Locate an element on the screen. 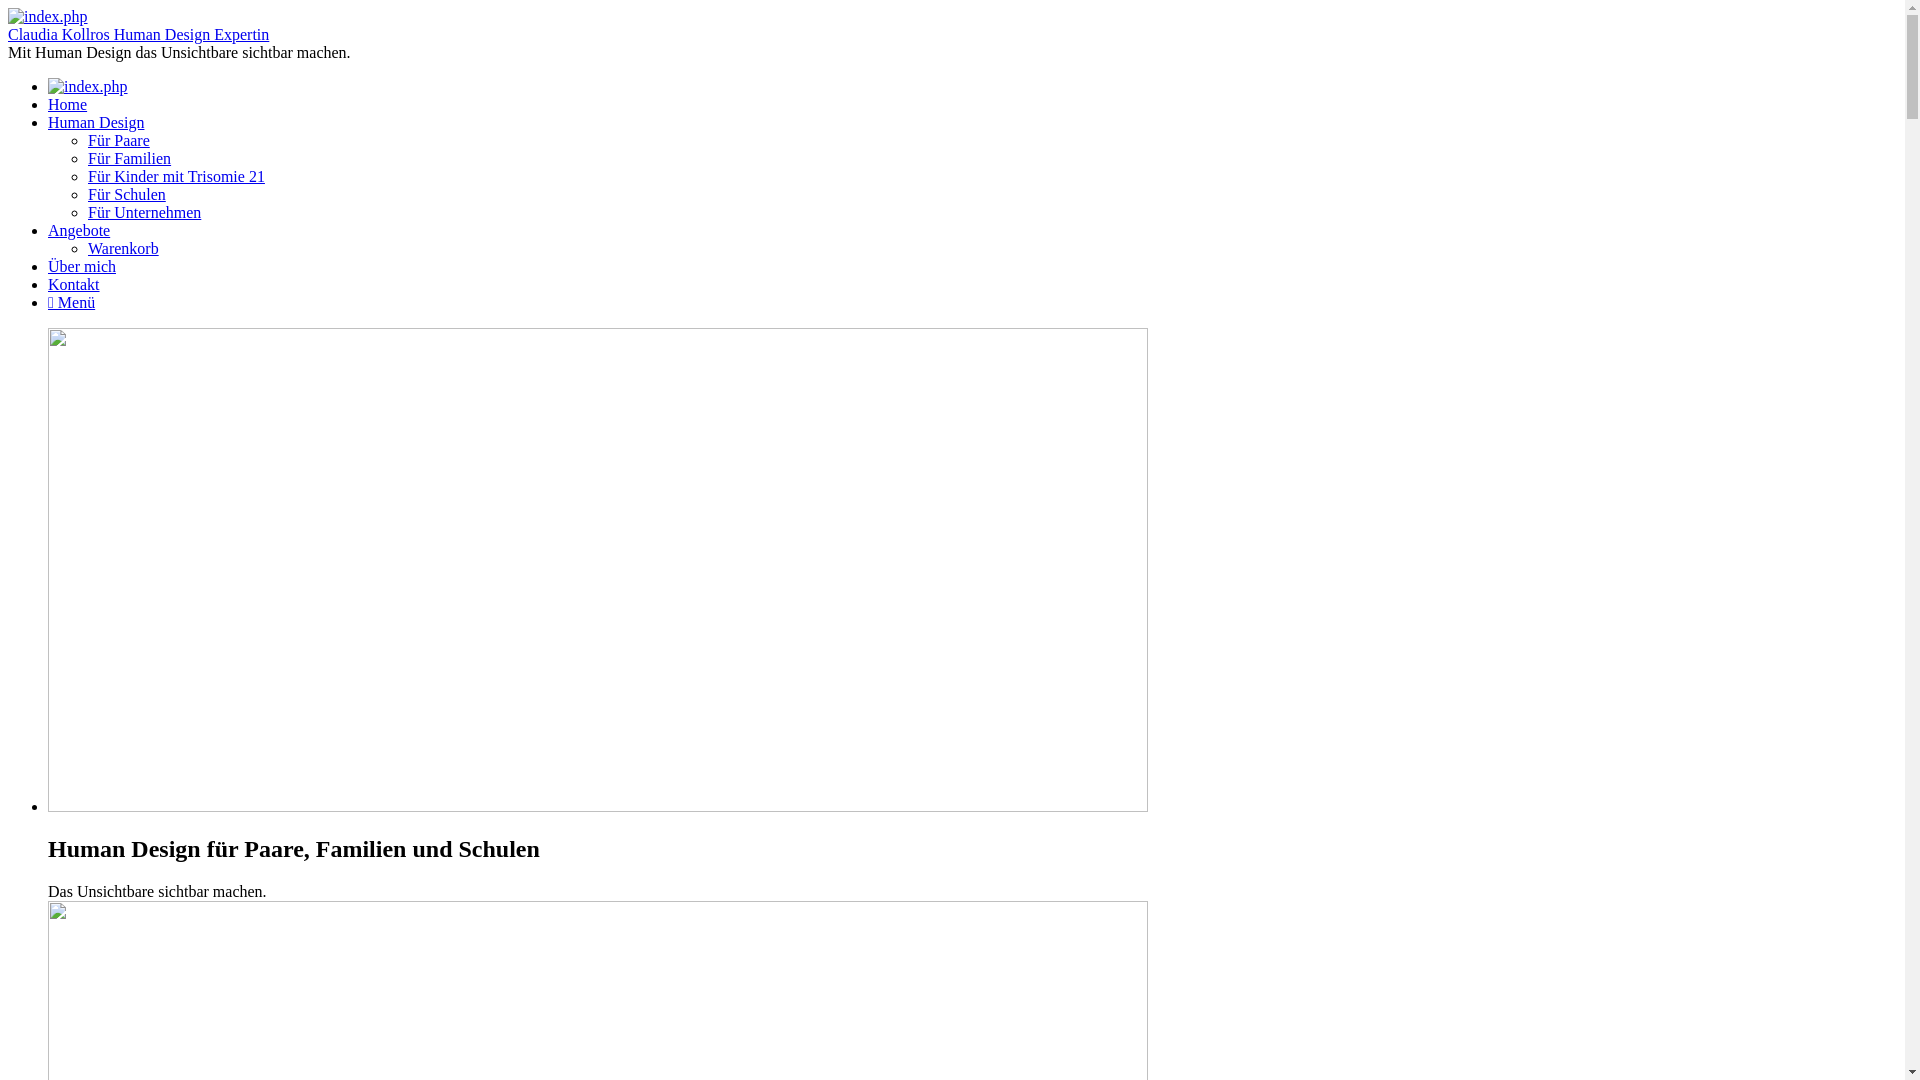 The height and width of the screenshot is (1080, 1920). 'Claudia Kollros Human Design Expertin' is located at coordinates (137, 34).